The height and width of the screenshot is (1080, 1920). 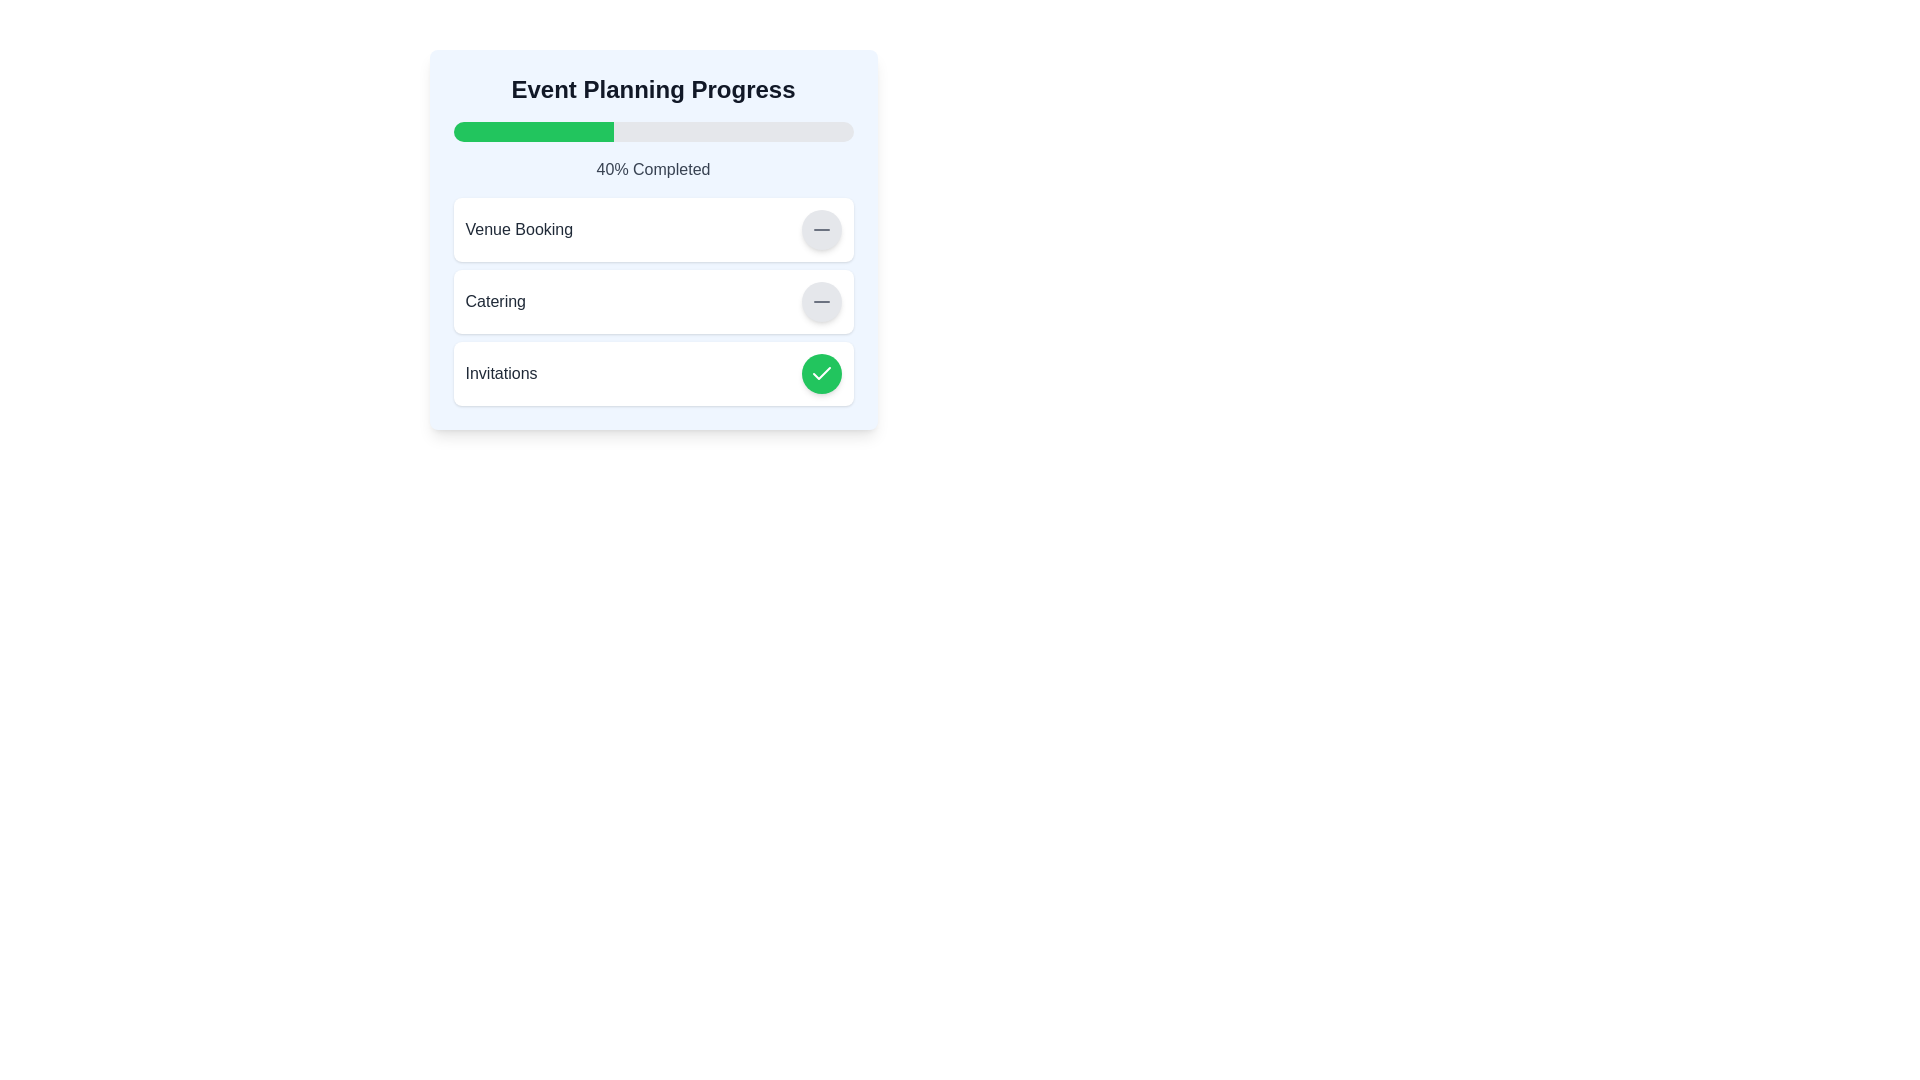 I want to click on the button located to the right of the 'Catering' label, so click(x=821, y=301).